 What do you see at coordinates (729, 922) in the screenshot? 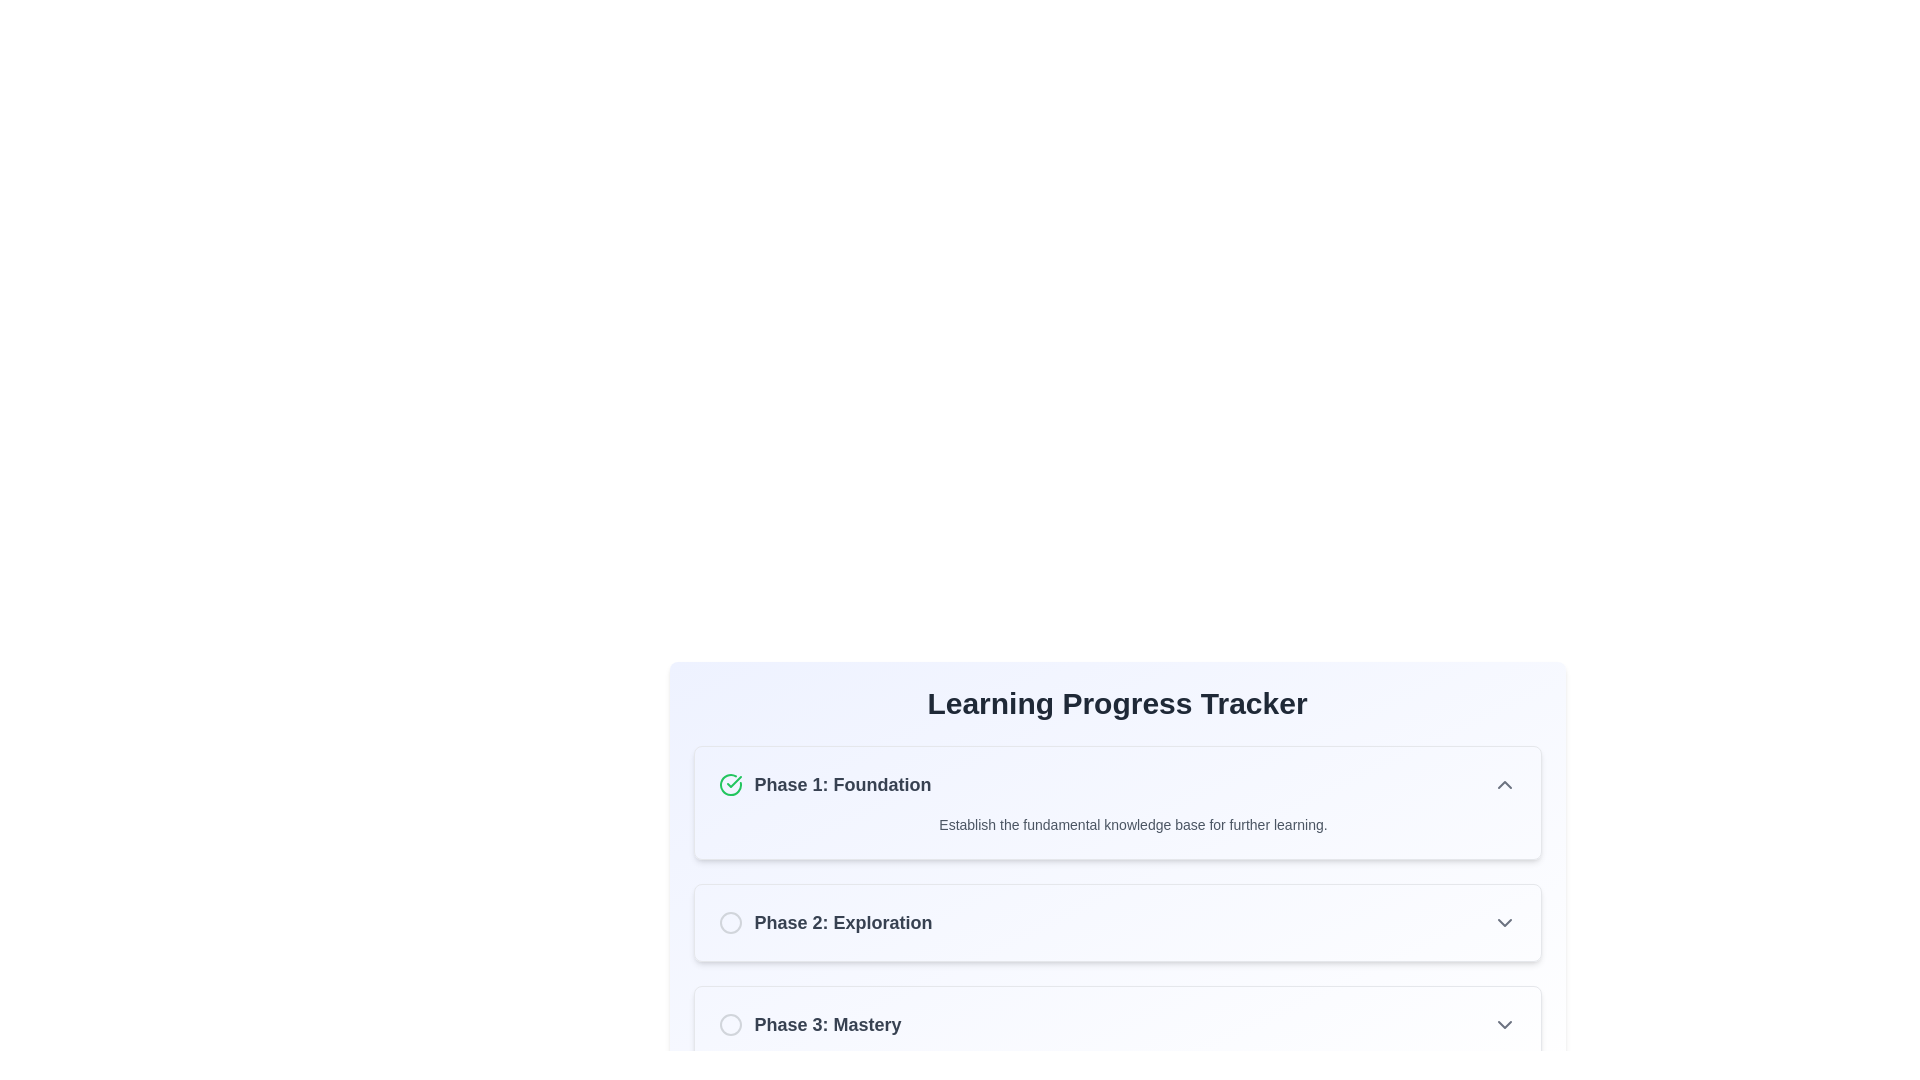
I see `the circular SVG graphic element with a stroke, located in the 'Phase 2: Exploration' section of the 'Learning Progress Tracker' list` at bounding box center [729, 922].